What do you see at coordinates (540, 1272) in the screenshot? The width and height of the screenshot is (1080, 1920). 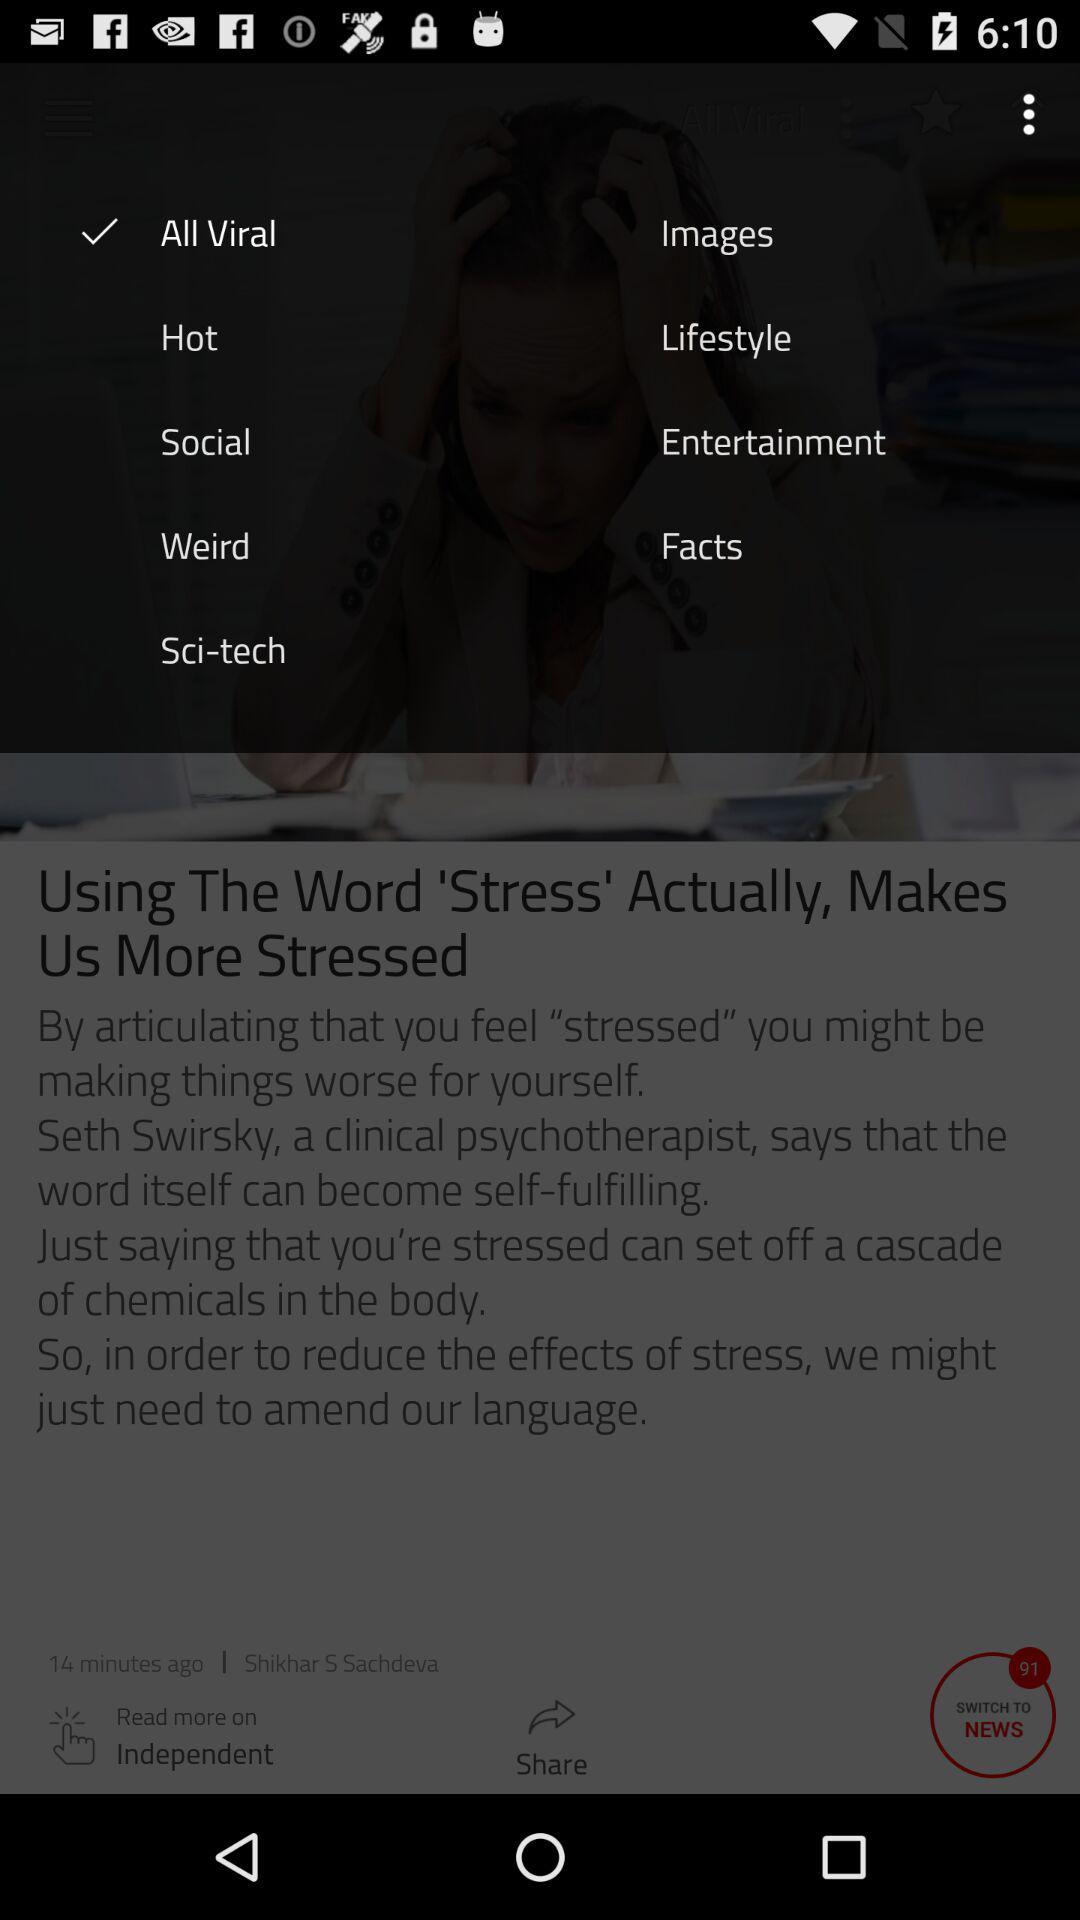 I see `the item below the sci-tech icon` at bounding box center [540, 1272].